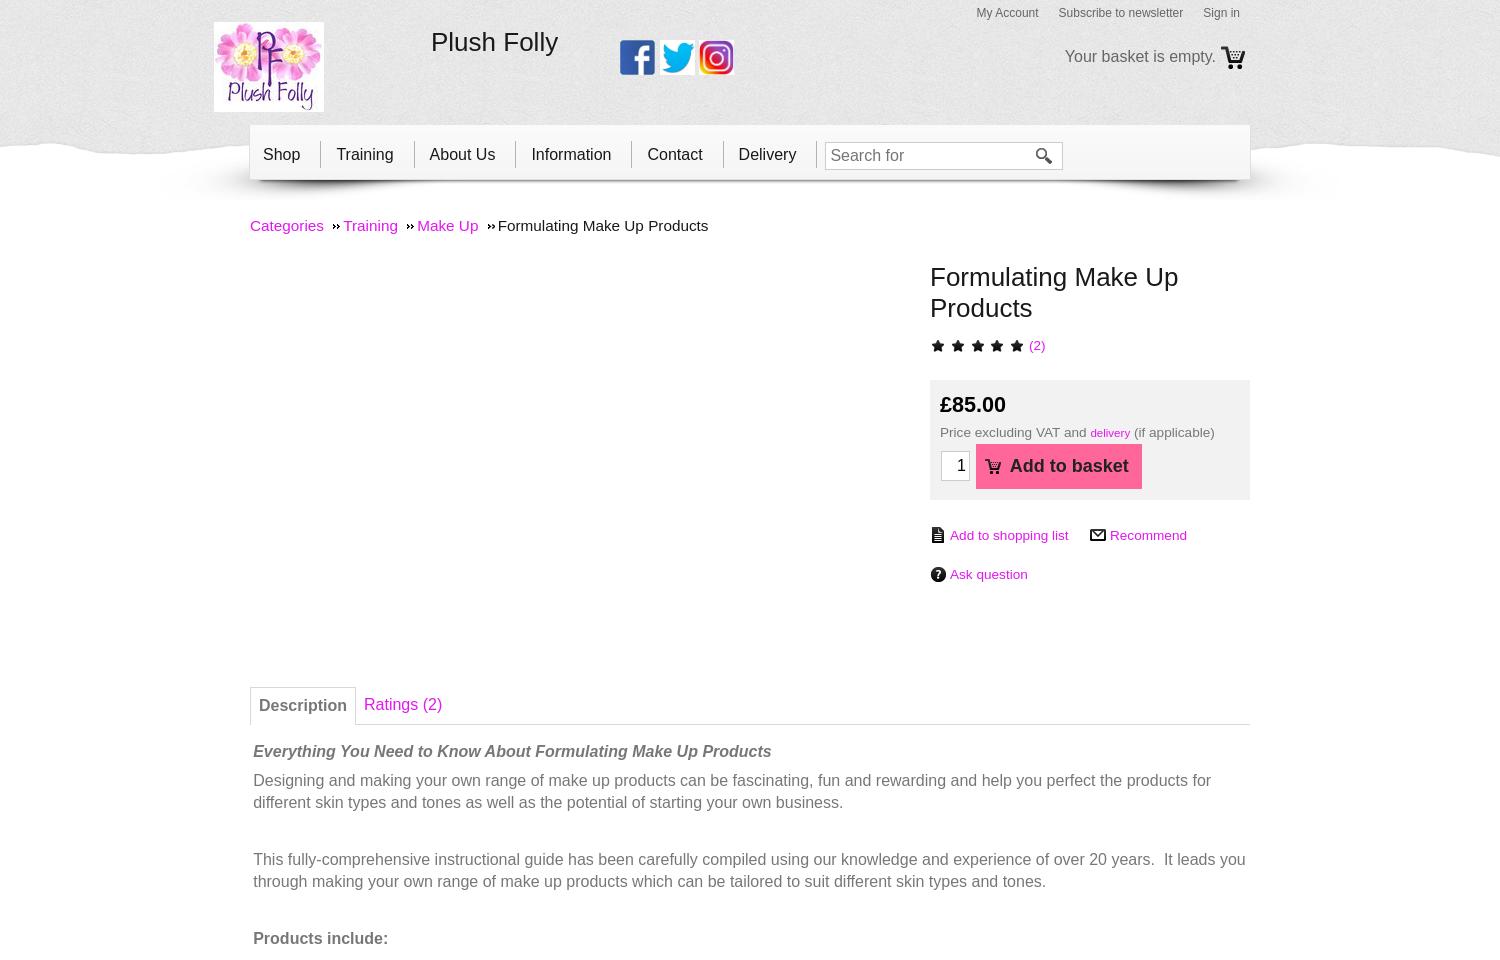 The height and width of the screenshot is (960, 1500). What do you see at coordinates (253, 791) in the screenshot?
I see `'Designing and making your own range of make up products can be fascinating, fun and rewarding and help you perfect the products for different skin types and tones as well as the potential of starting your own business.'` at bounding box center [253, 791].